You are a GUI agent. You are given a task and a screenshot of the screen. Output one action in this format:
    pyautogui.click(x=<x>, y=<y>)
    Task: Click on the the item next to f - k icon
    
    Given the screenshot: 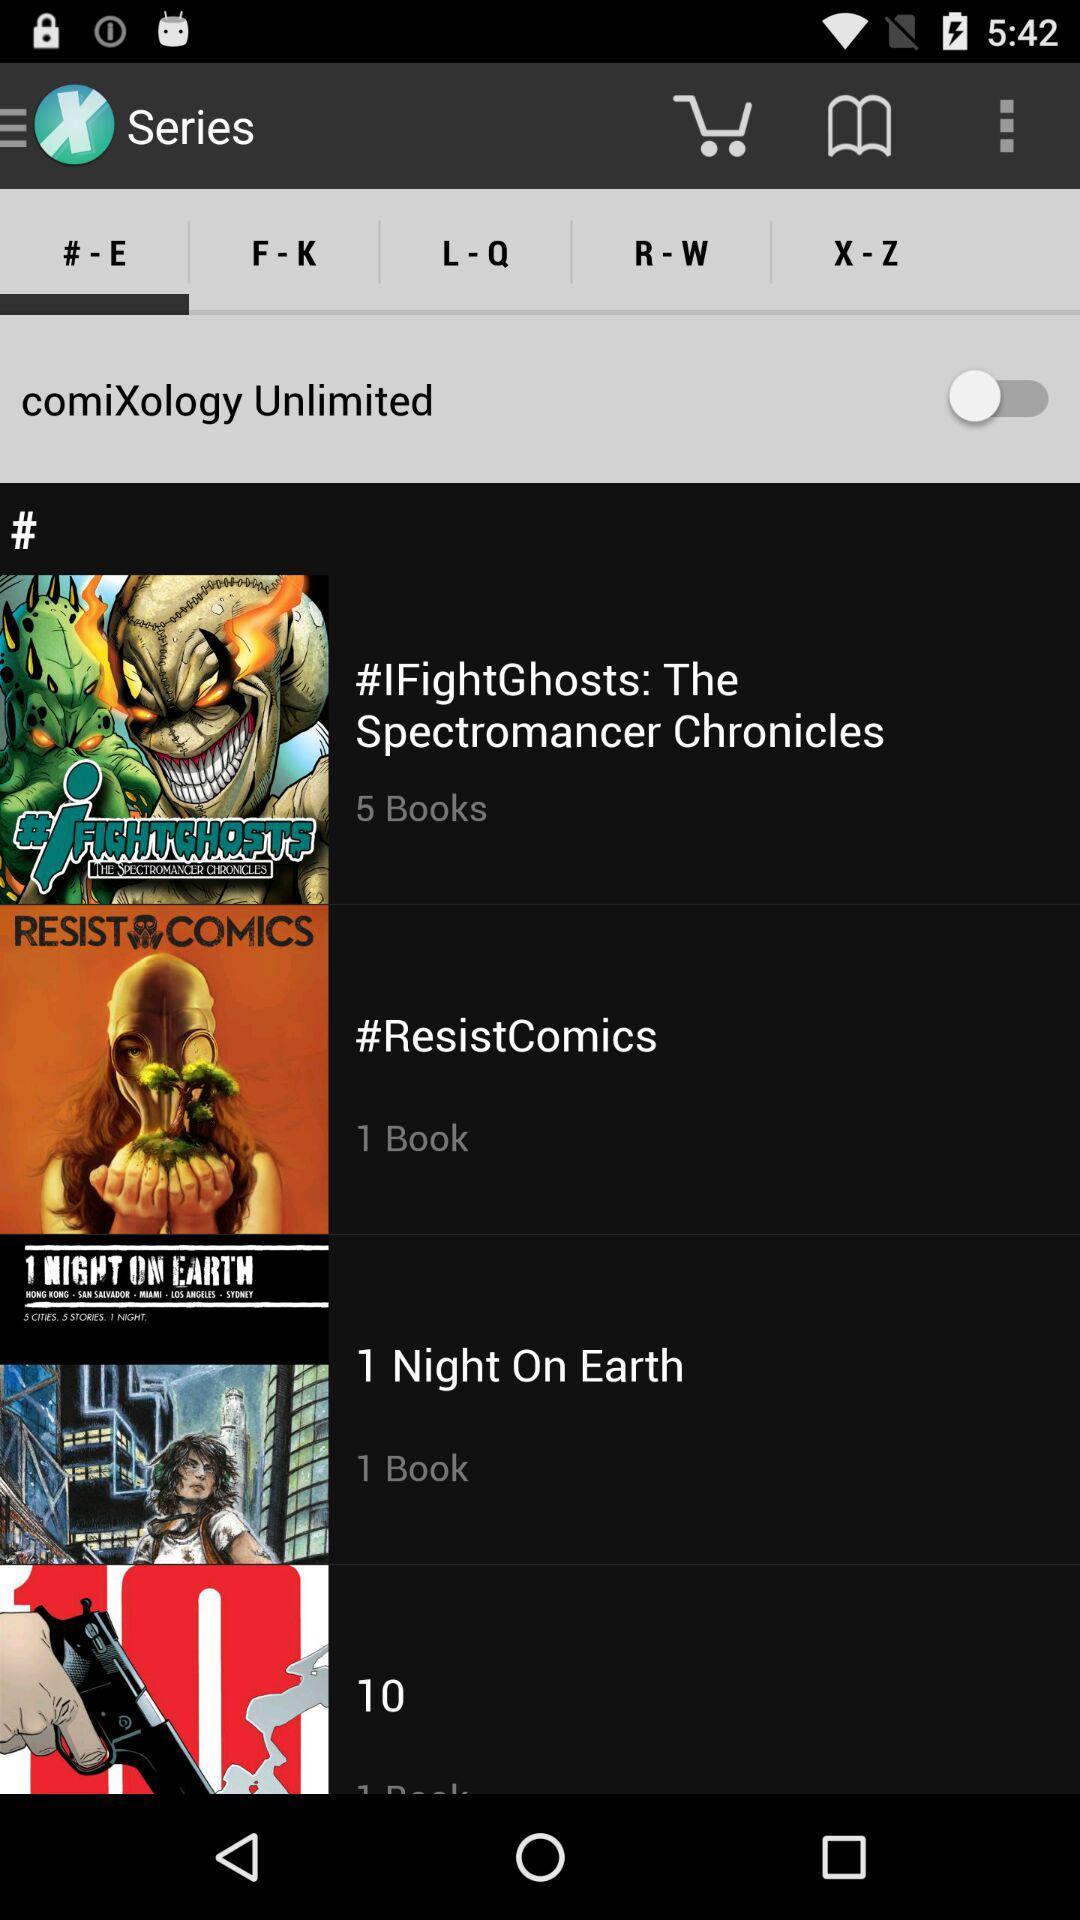 What is the action you would take?
    pyautogui.click(x=475, y=251)
    